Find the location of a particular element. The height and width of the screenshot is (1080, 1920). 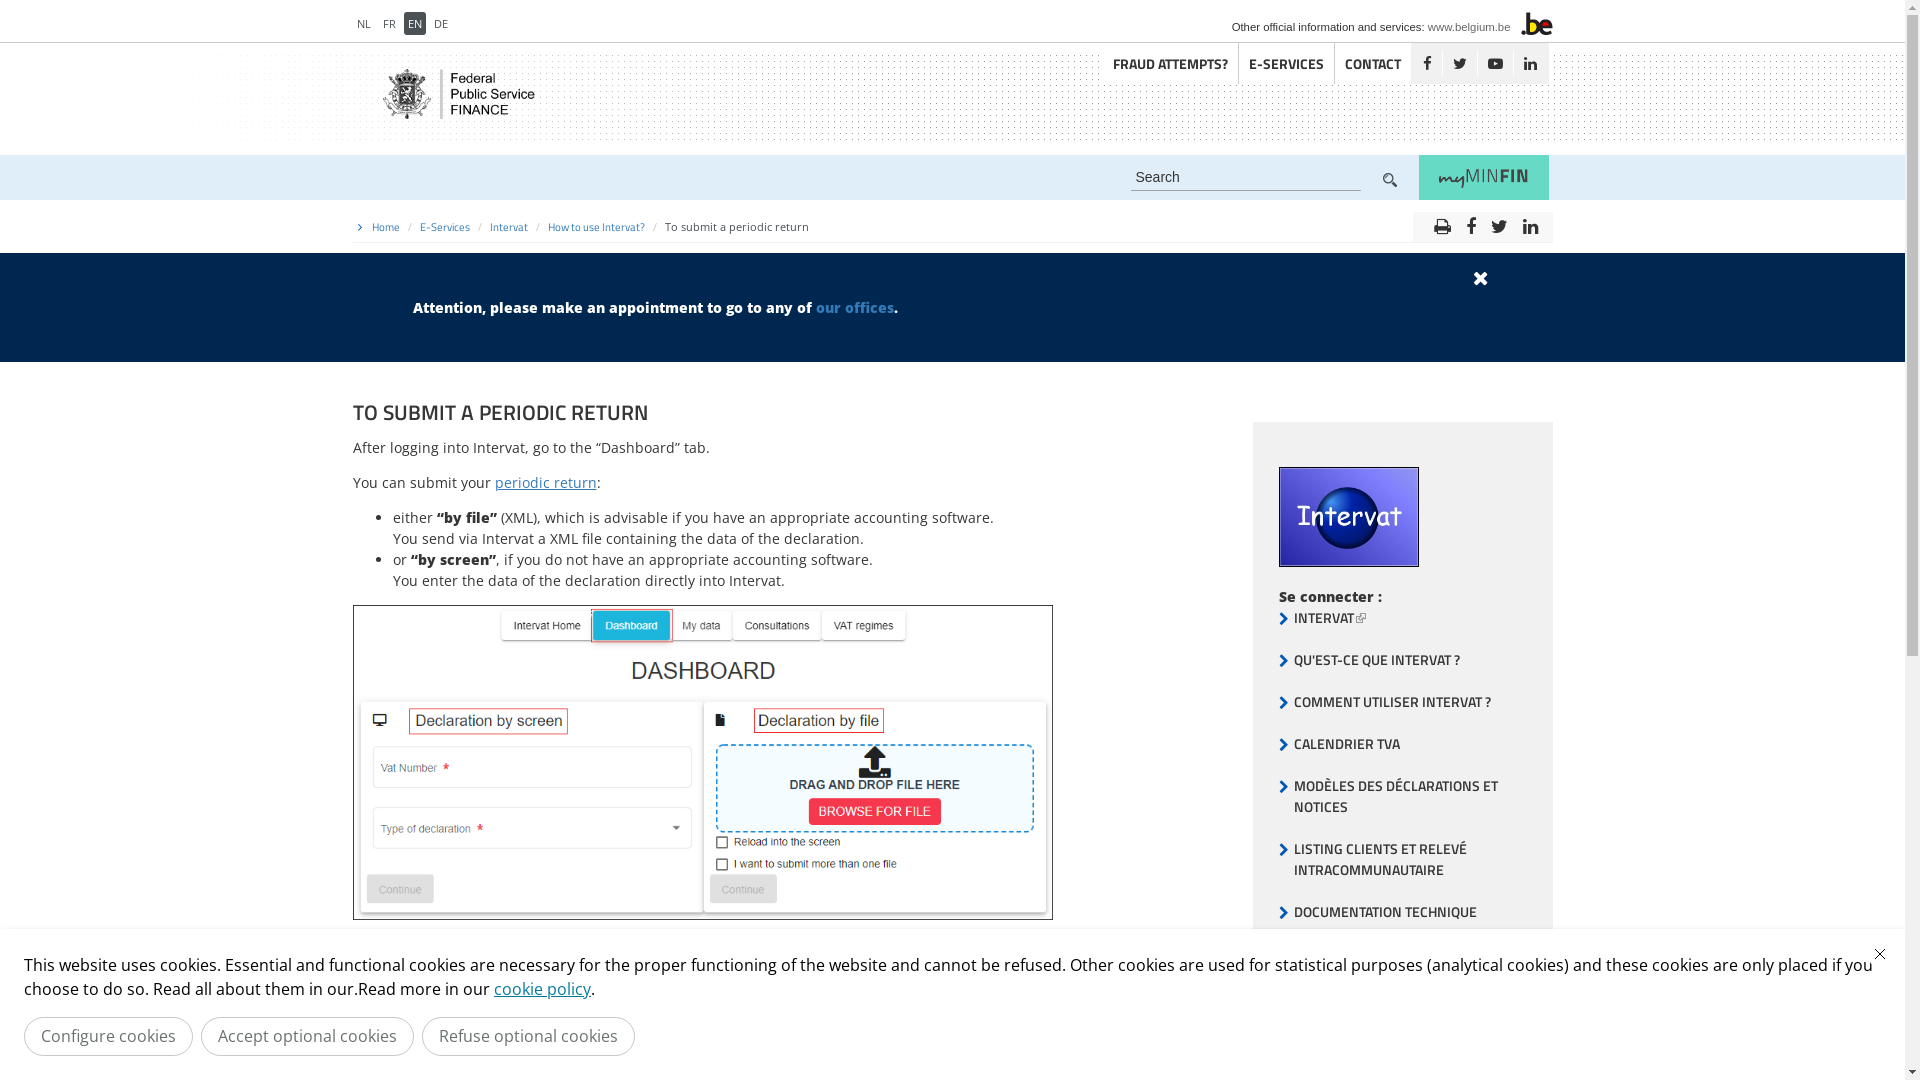

'Twitter' is located at coordinates (1459, 62).